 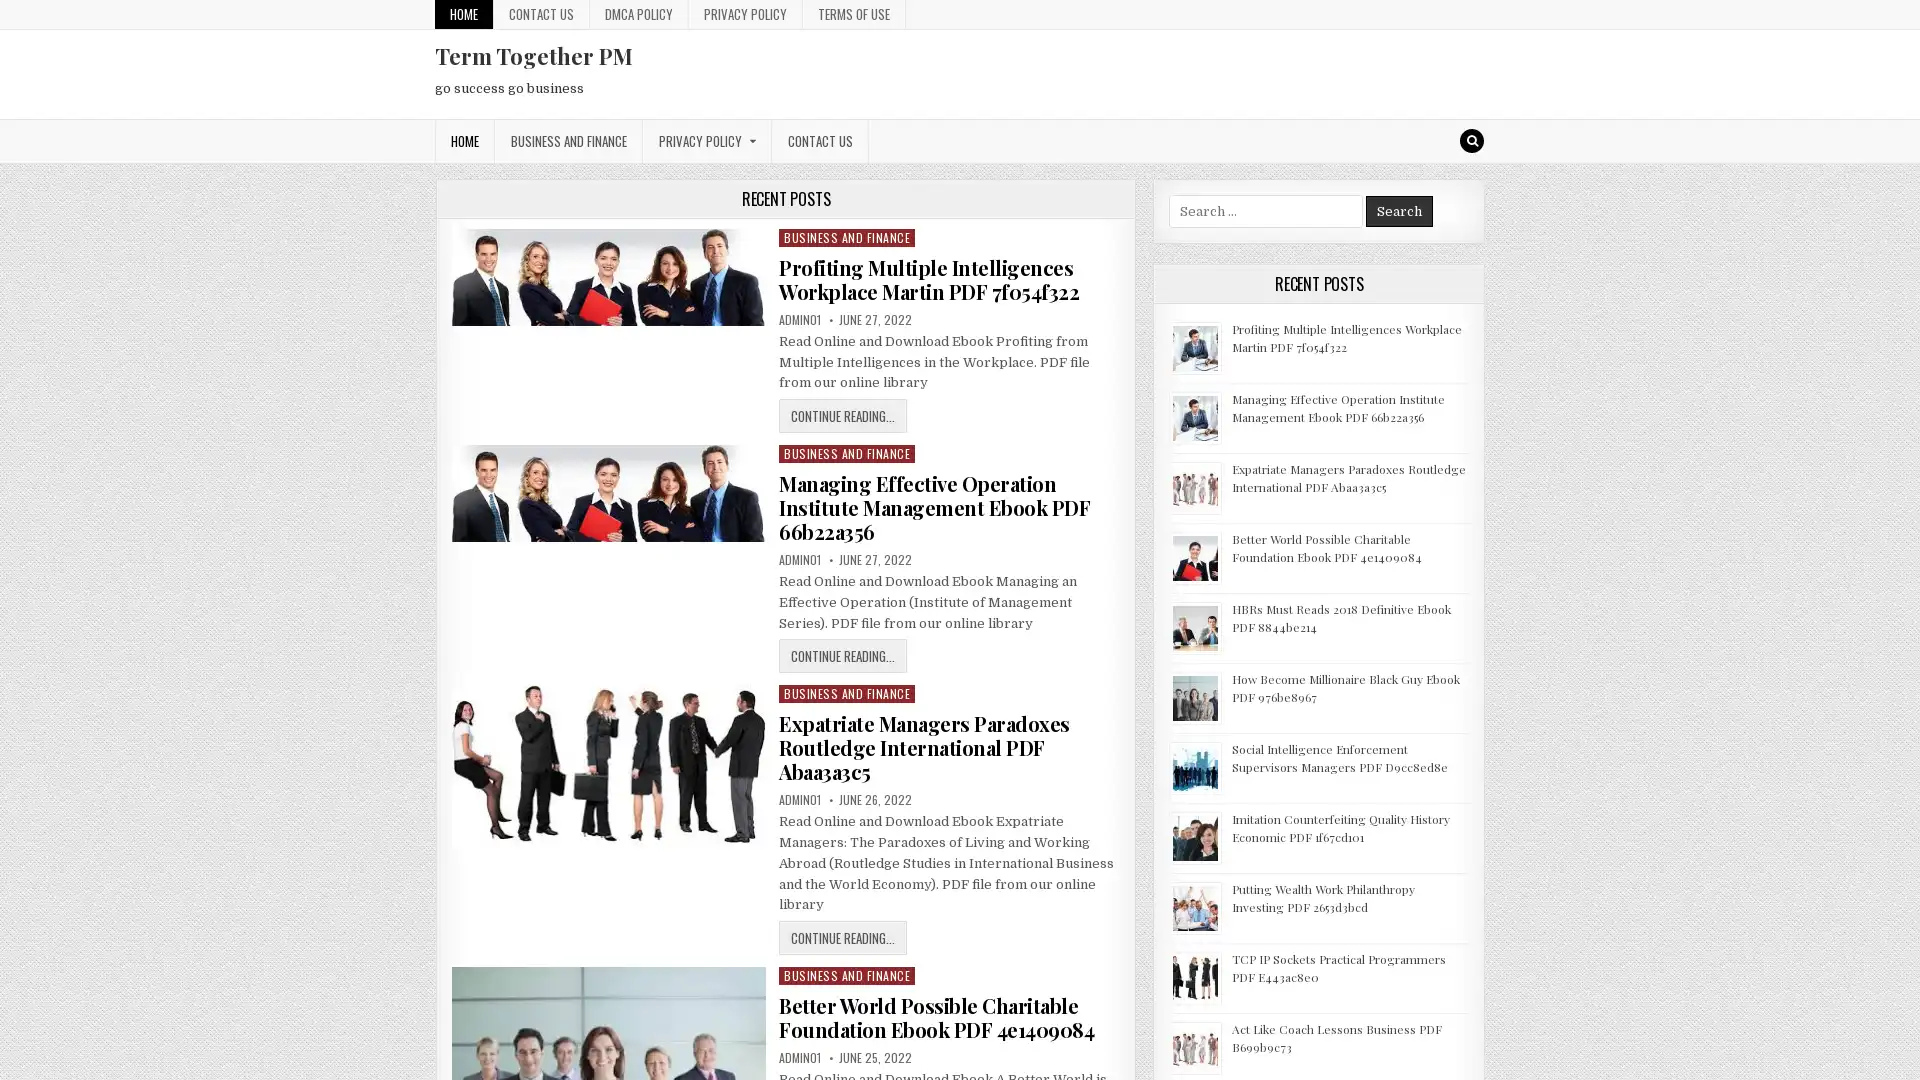 What do you see at coordinates (1398, 211) in the screenshot?
I see `Search` at bounding box center [1398, 211].